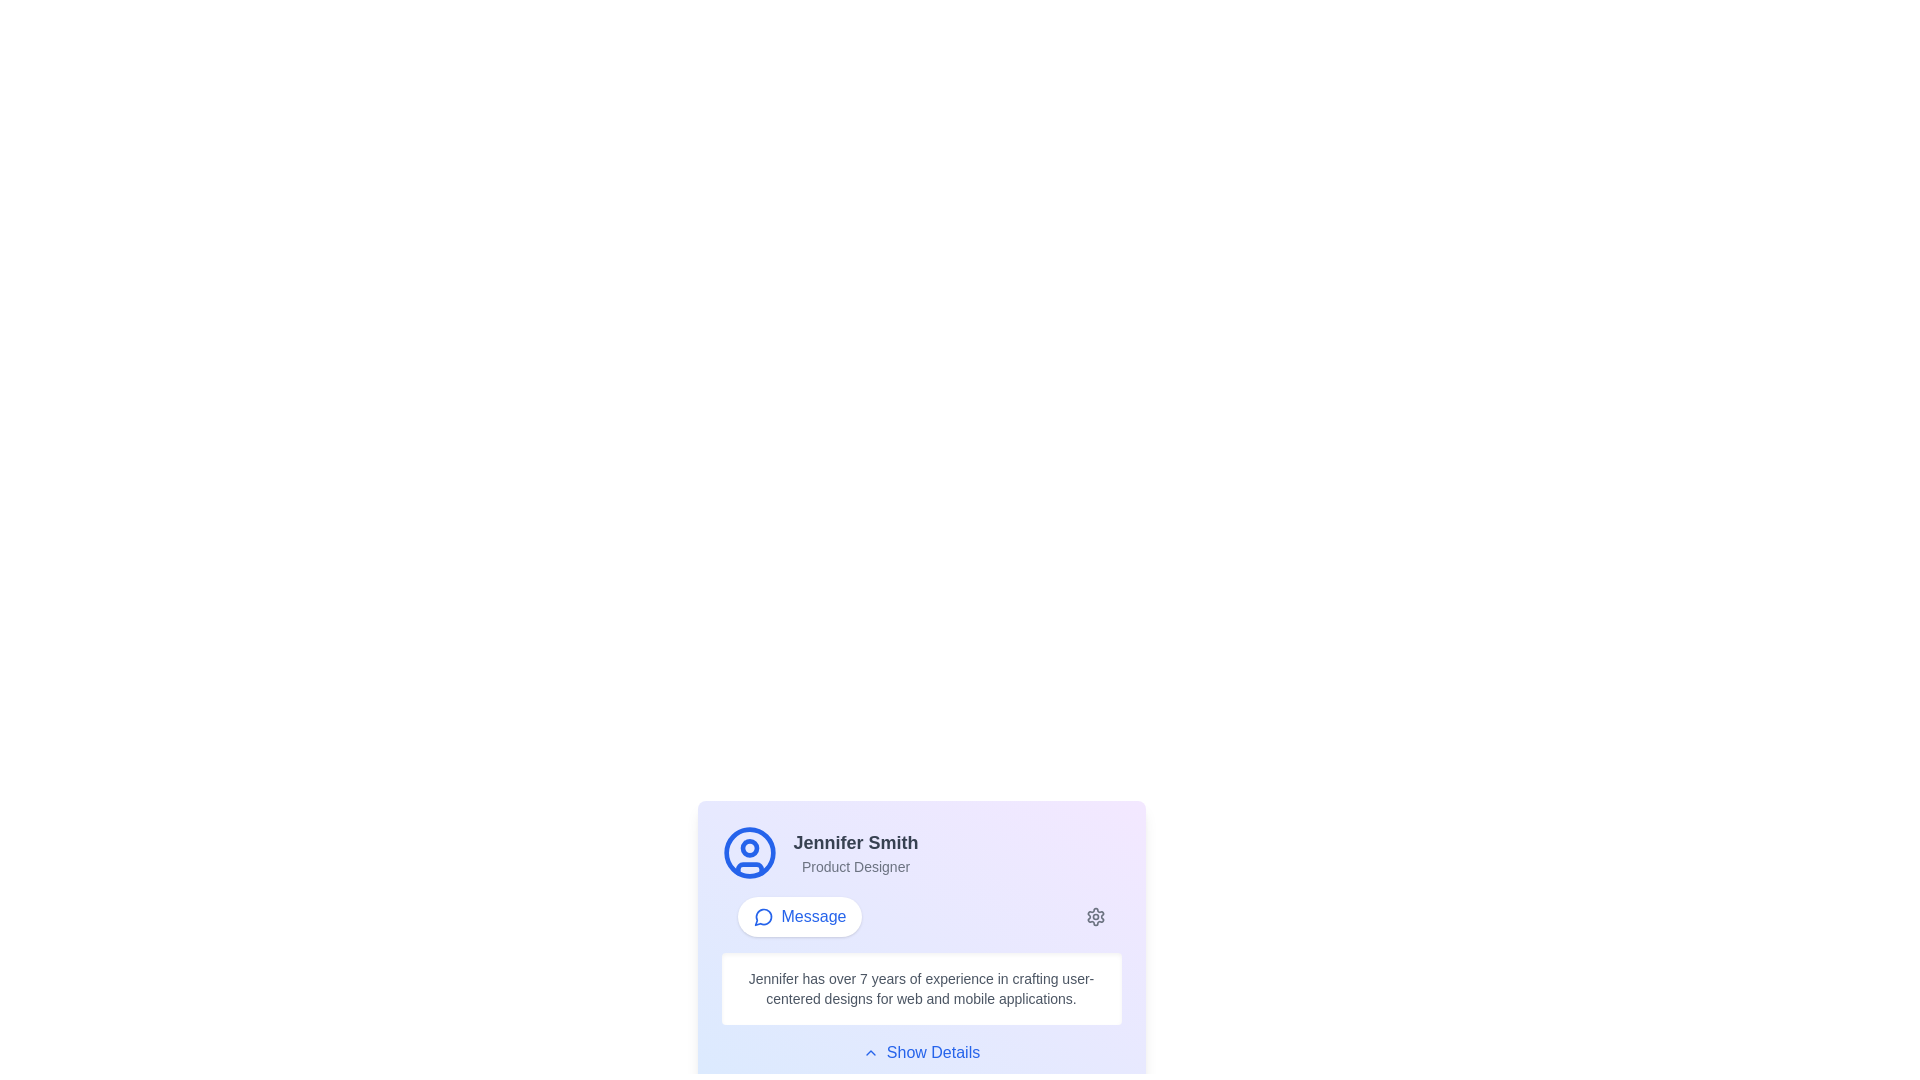 This screenshot has width=1920, height=1080. What do you see at coordinates (798, 917) in the screenshot?
I see `the messaging button located at the bottom left of the profile card to initiate the messaging interface` at bounding box center [798, 917].